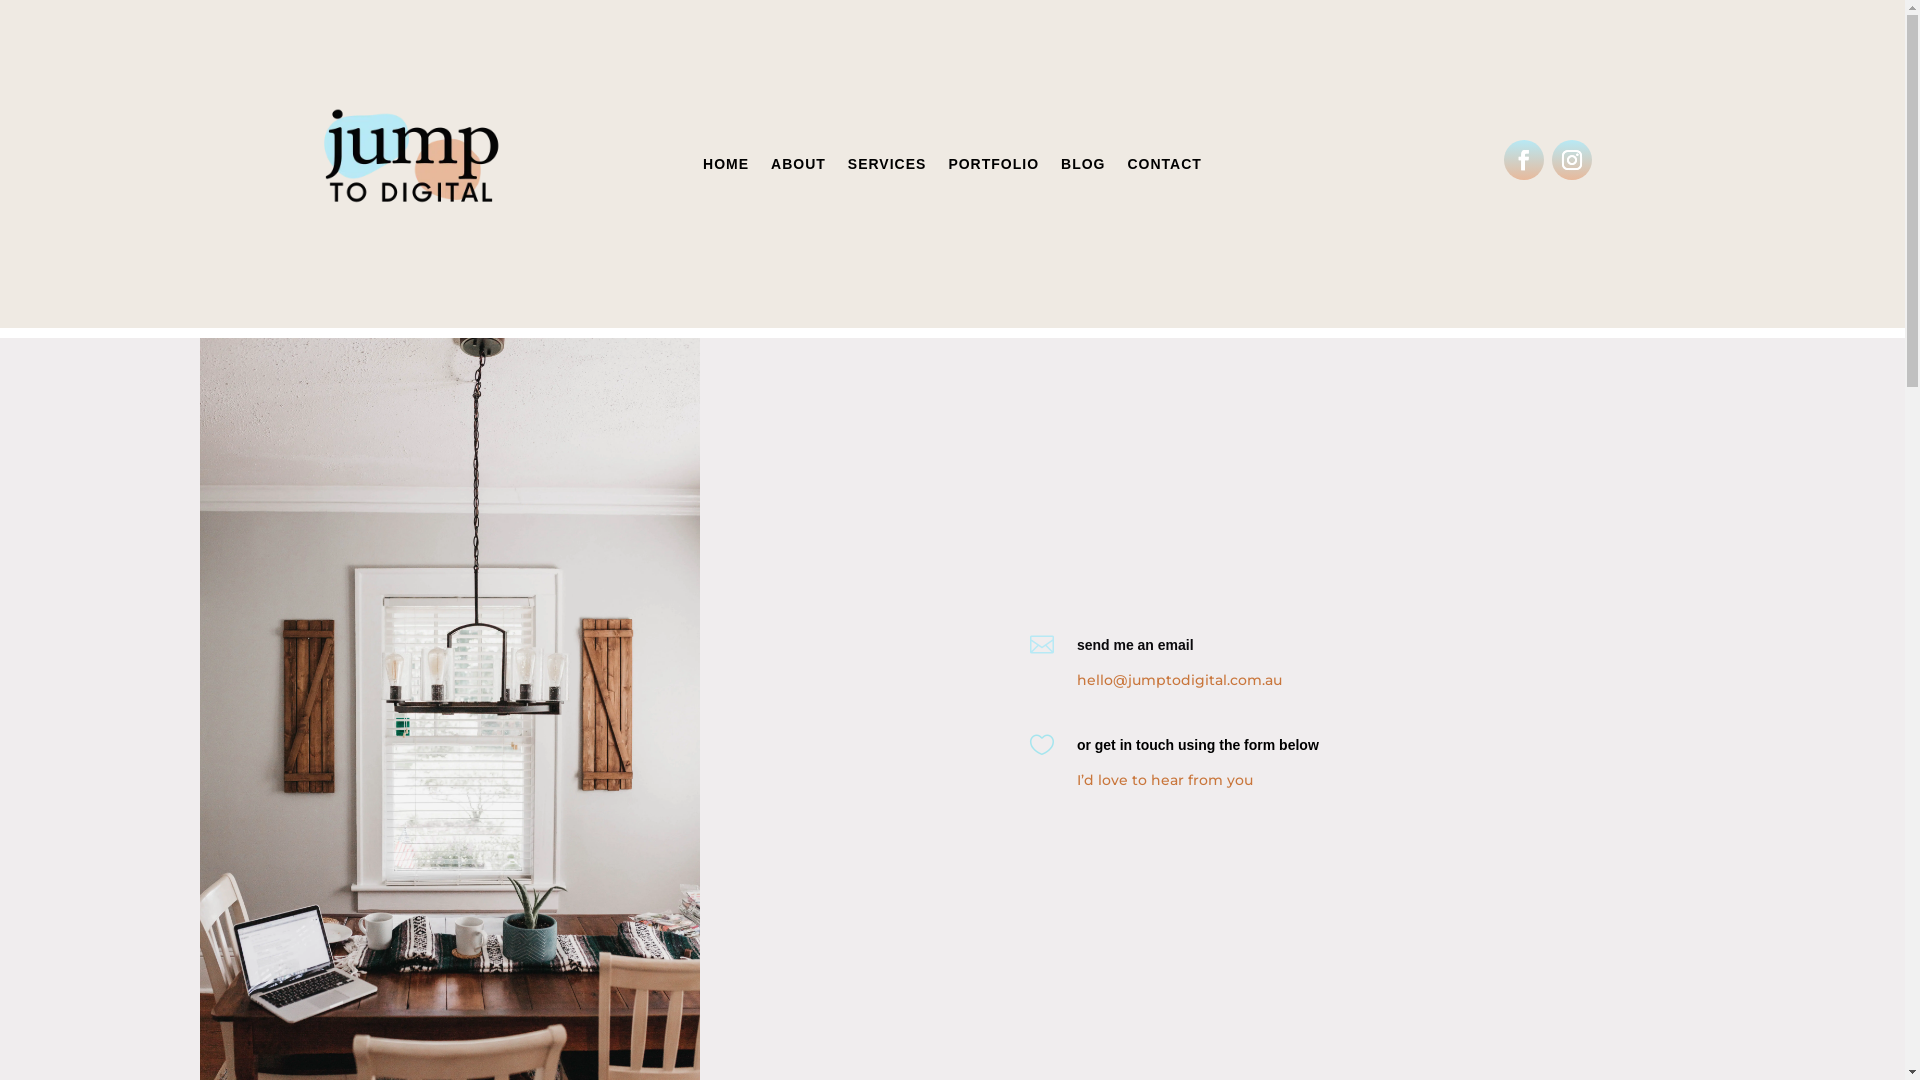 The height and width of the screenshot is (1080, 1920). Describe the element at coordinates (1165, 167) in the screenshot. I see `'CONTACT'` at that location.